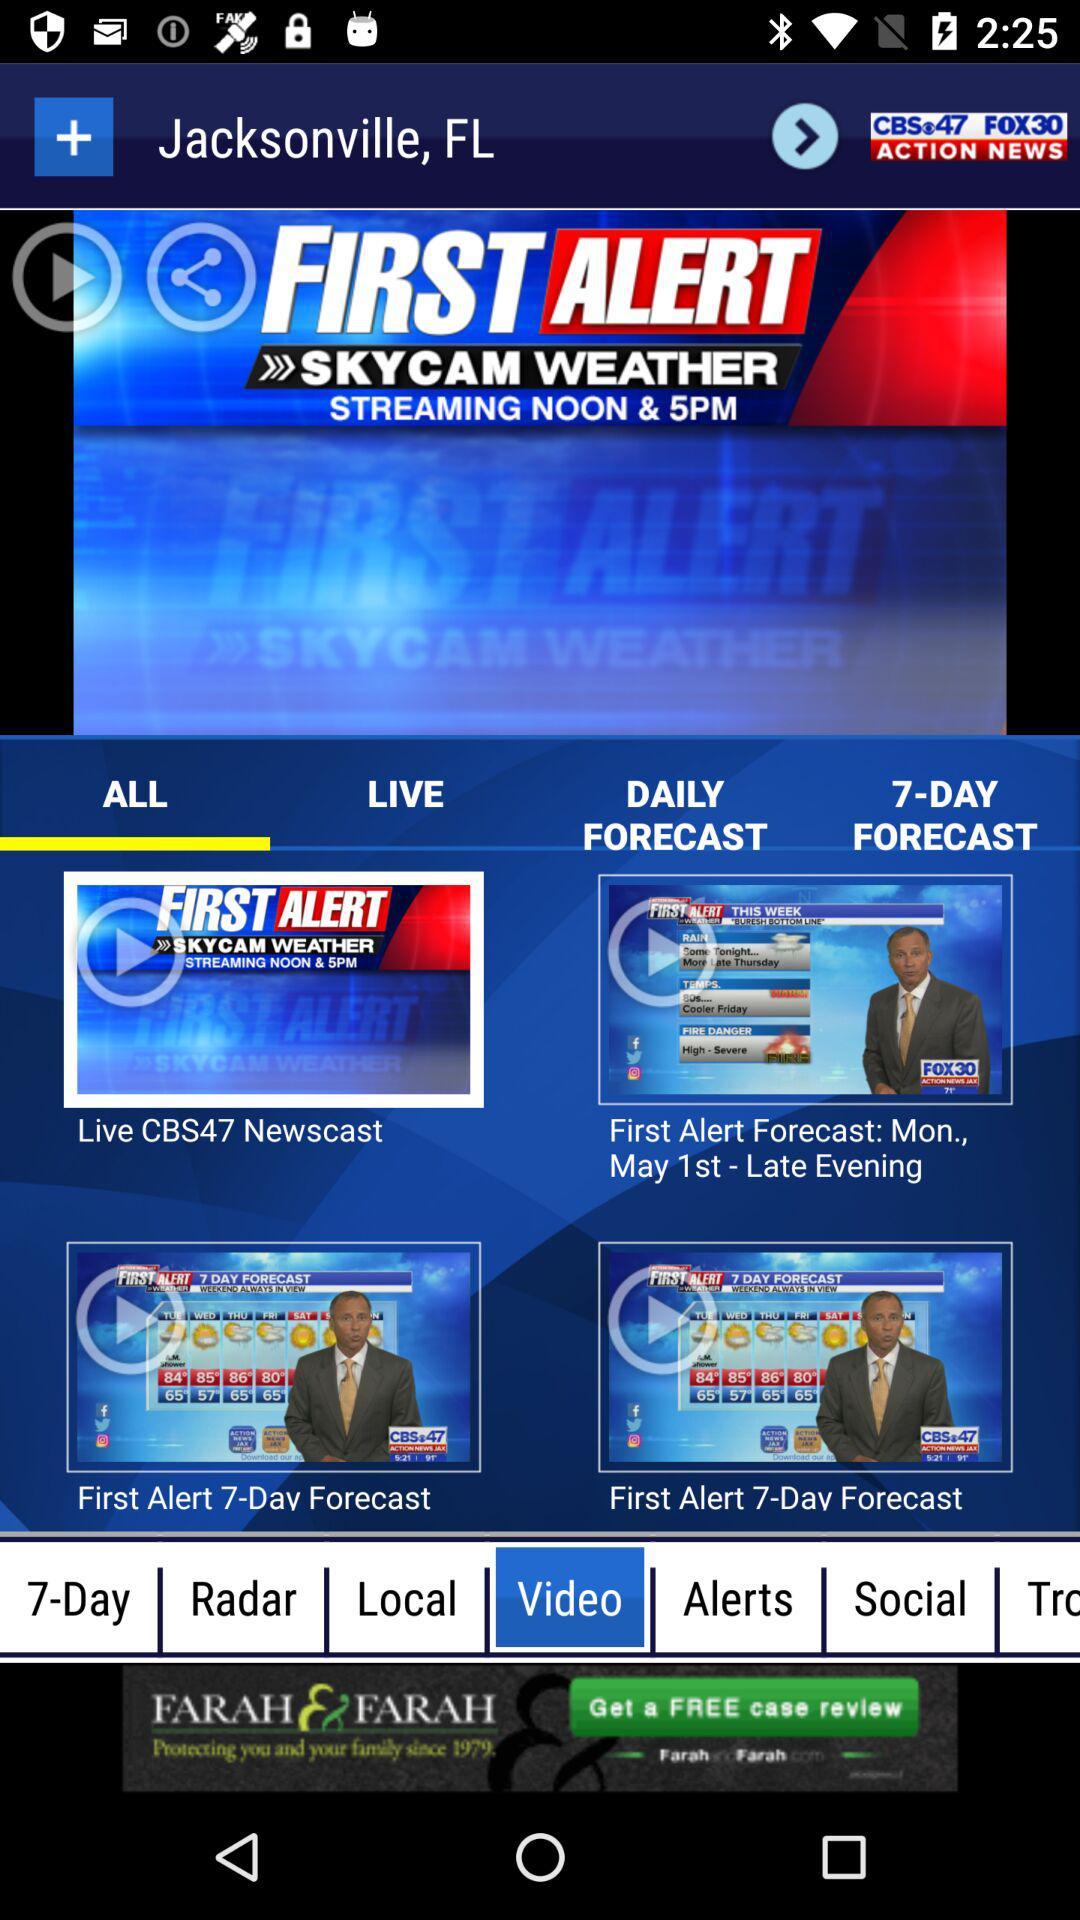 This screenshot has width=1080, height=1920. I want to click on the arrow_forward icon, so click(804, 135).